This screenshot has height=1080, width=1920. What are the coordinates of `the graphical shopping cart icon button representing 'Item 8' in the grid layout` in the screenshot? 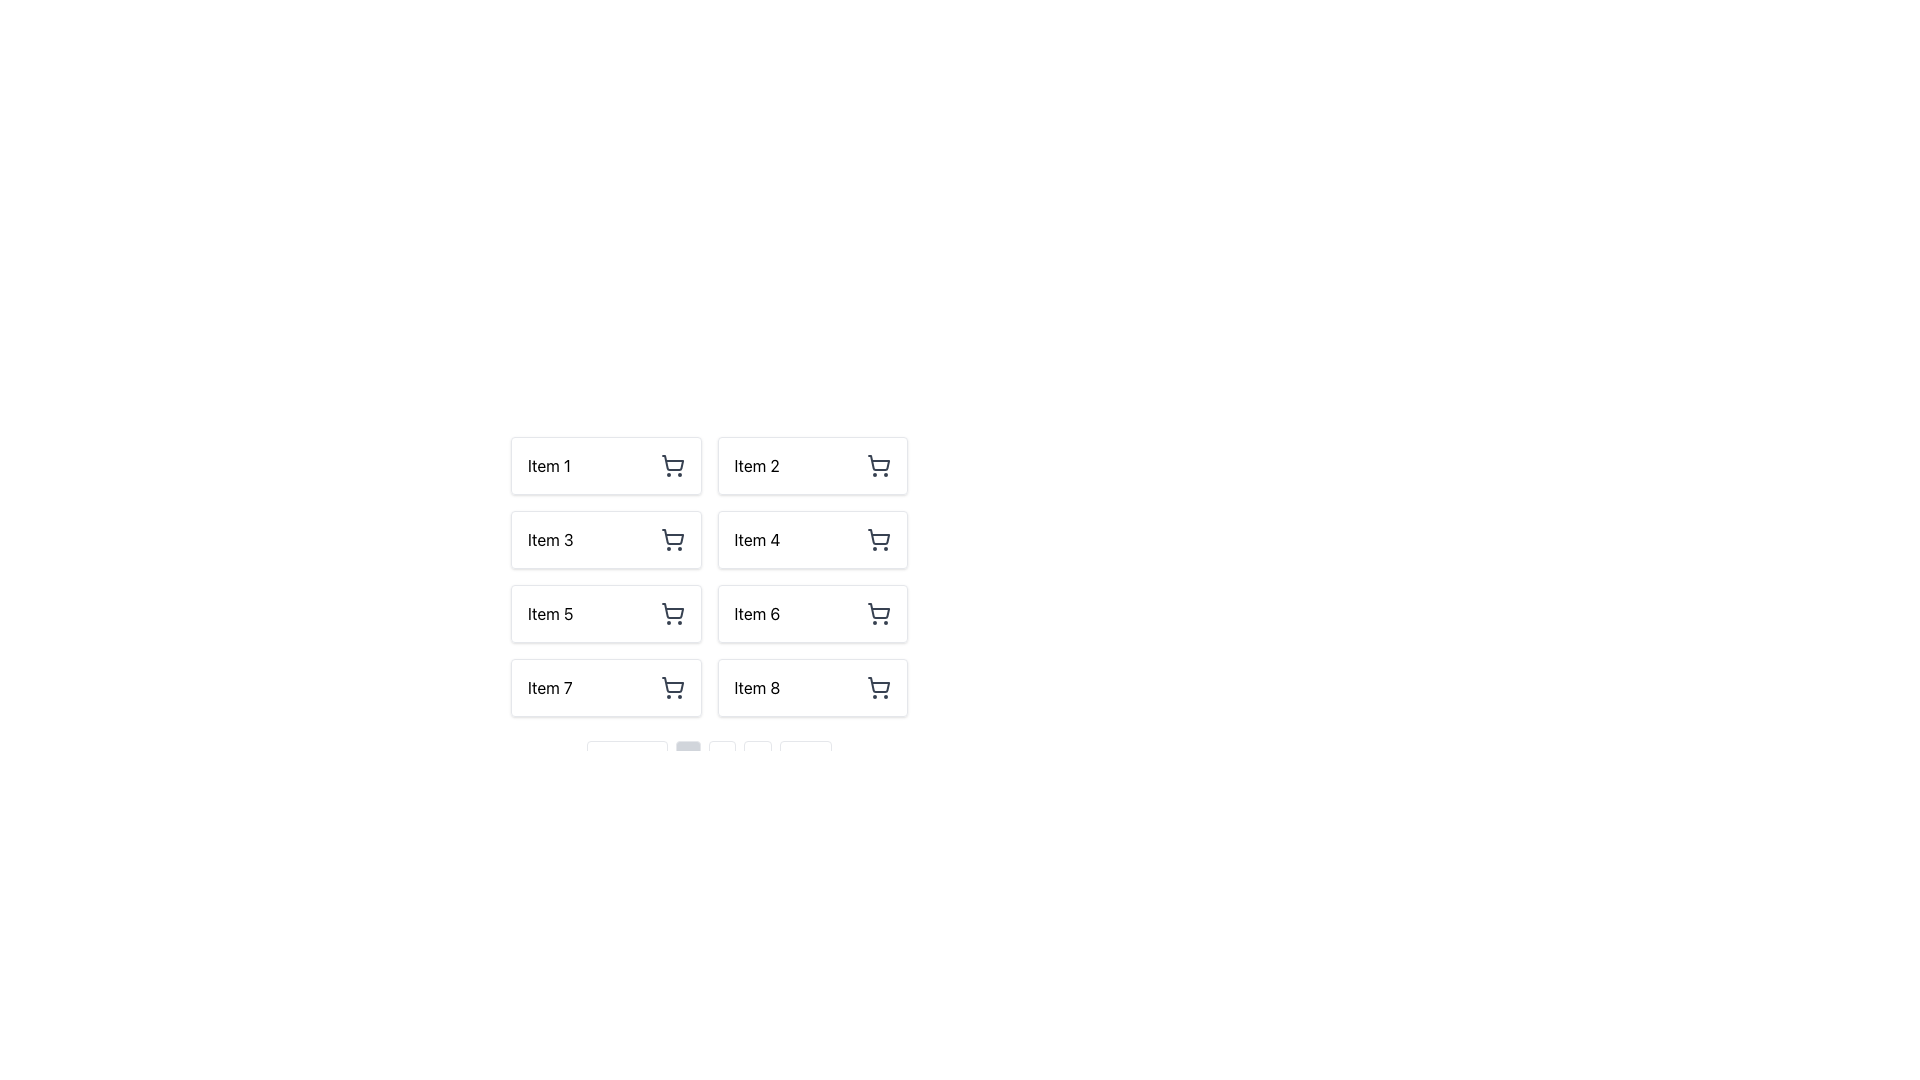 It's located at (878, 686).